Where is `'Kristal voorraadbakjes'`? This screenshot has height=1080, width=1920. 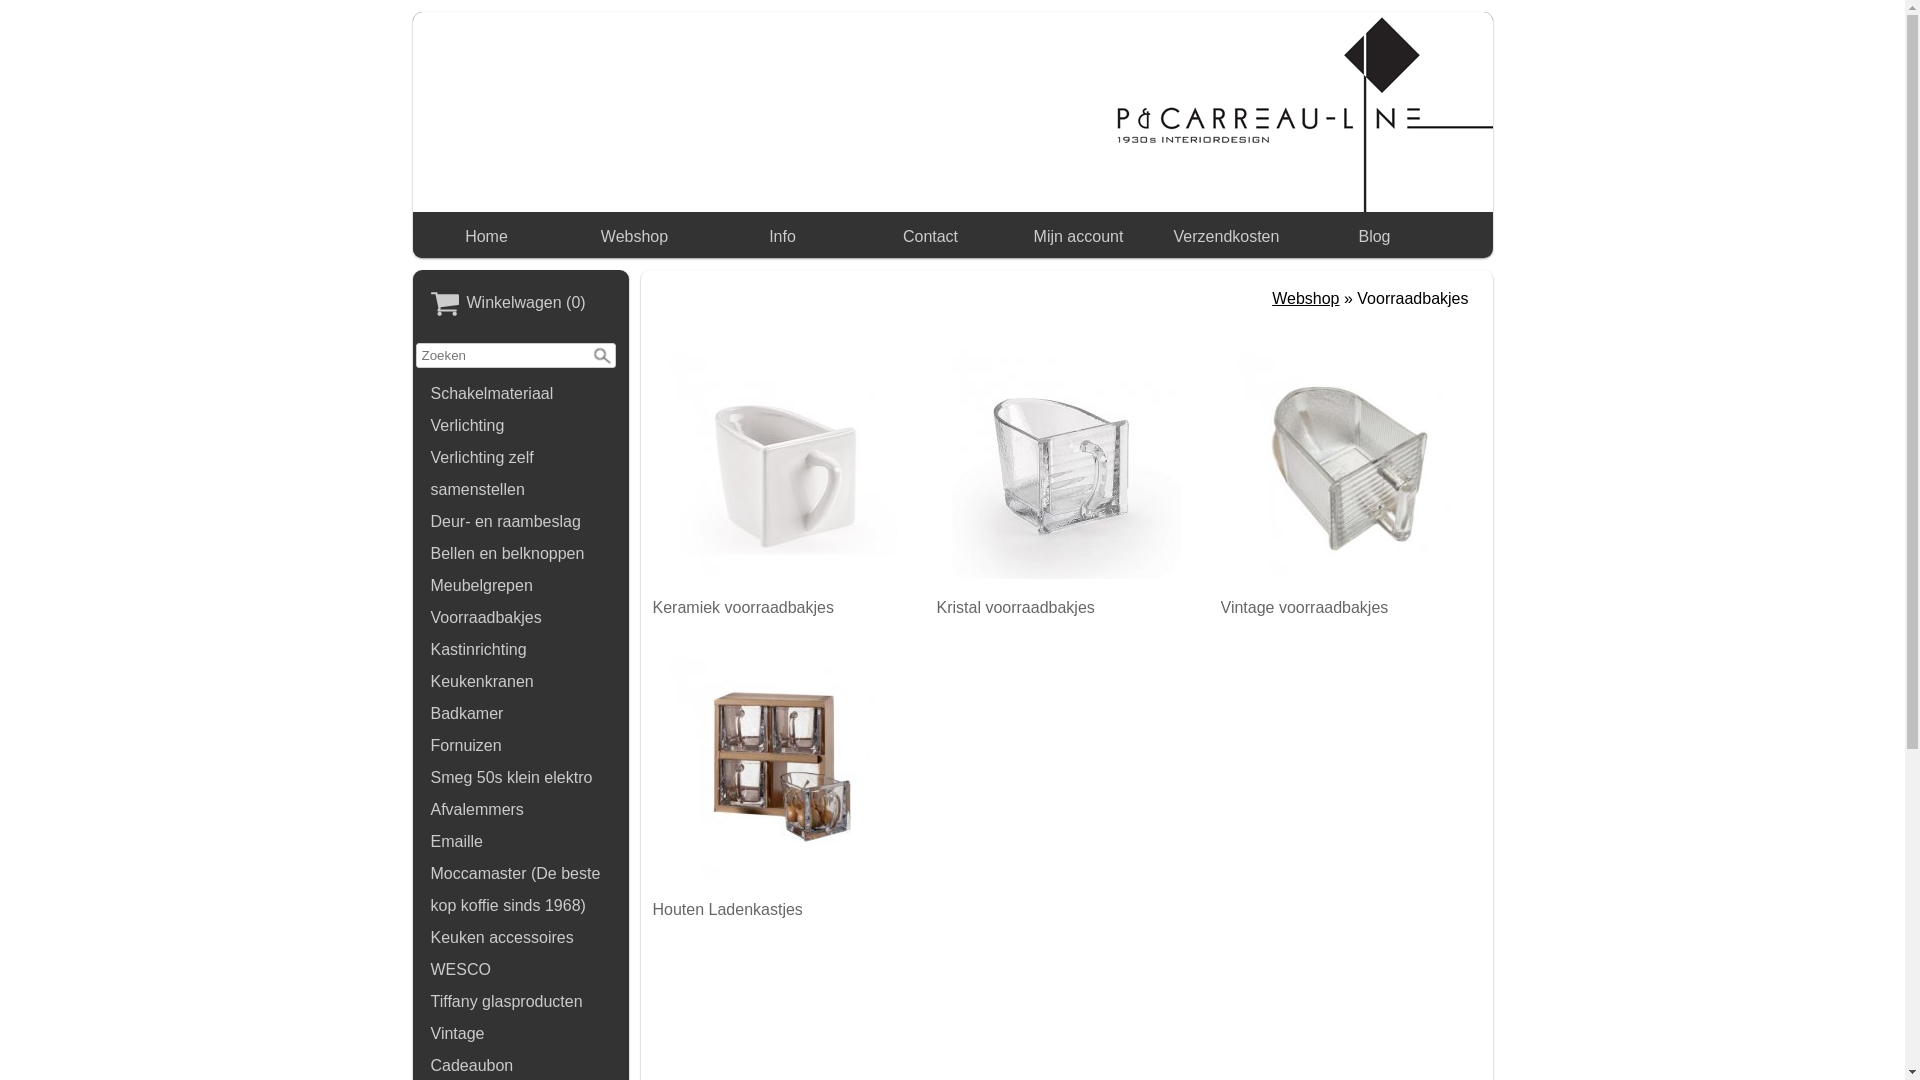
'Kristal voorraadbakjes' is located at coordinates (935, 478).